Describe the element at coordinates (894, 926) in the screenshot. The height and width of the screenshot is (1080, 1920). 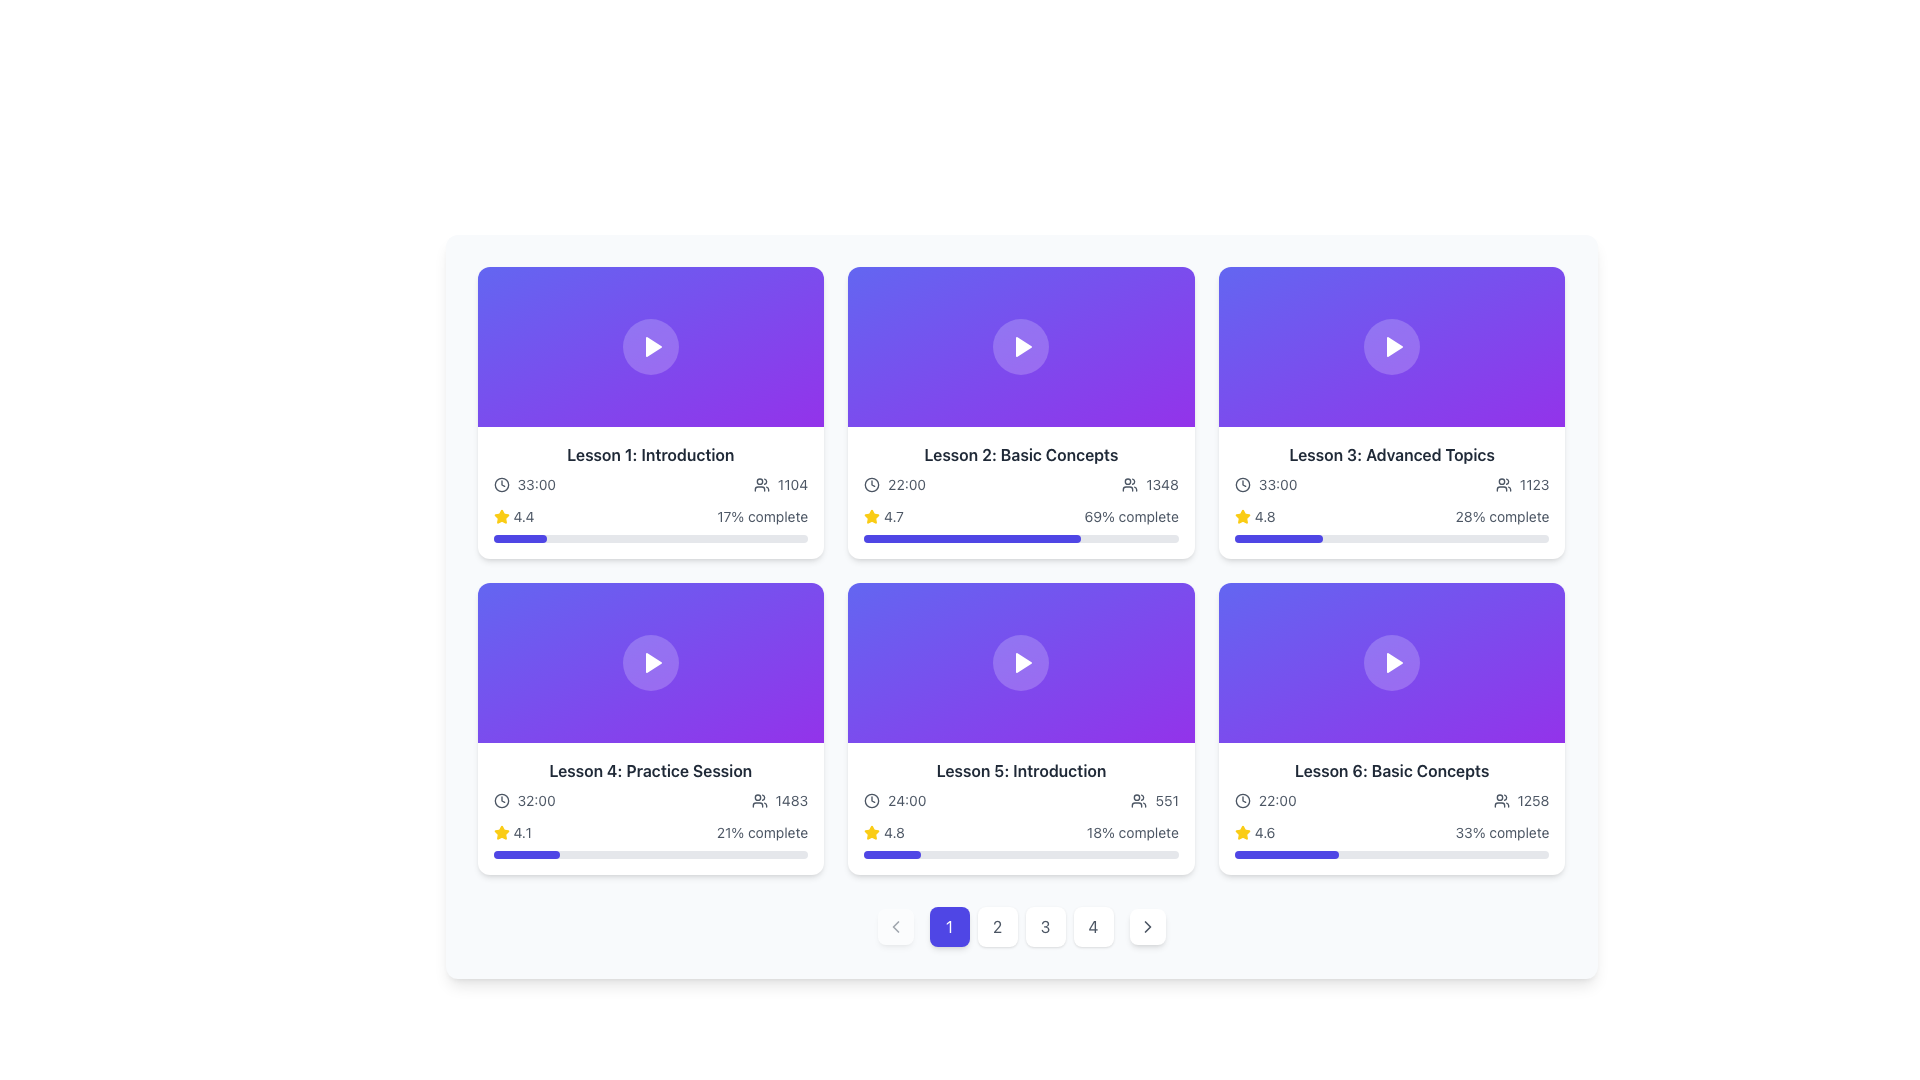
I see `the left-facing chevron icon located at the bottom navigation bar, which is the leftmost icon among the navigation controls` at that location.